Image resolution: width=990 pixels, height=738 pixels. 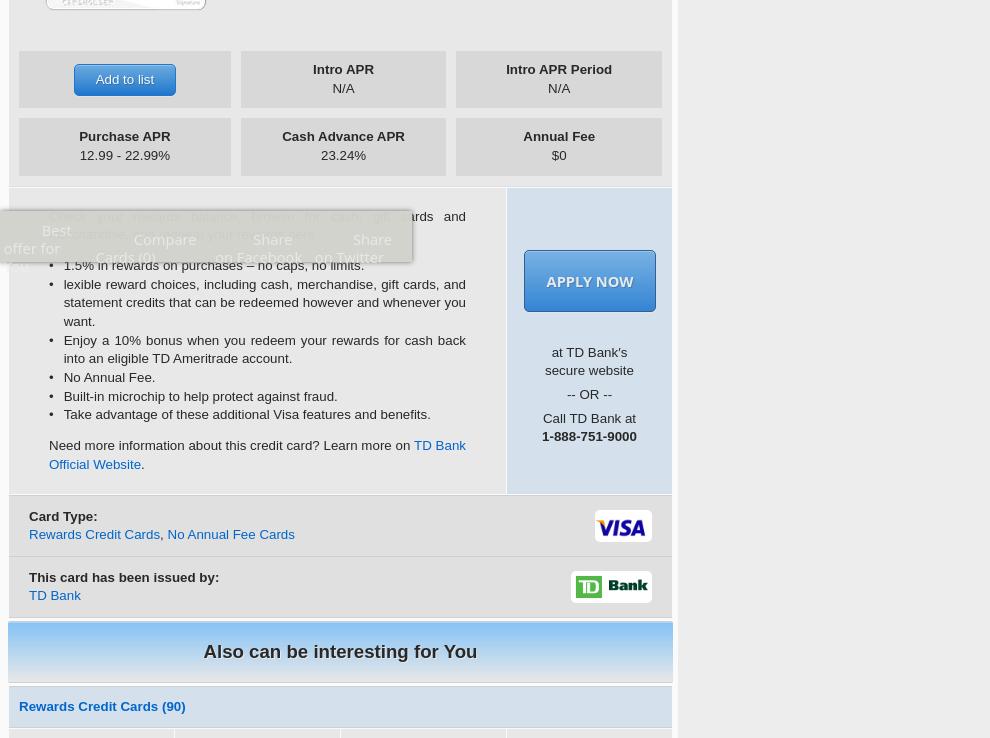 I want to click on '23.24%', so click(x=318, y=153).